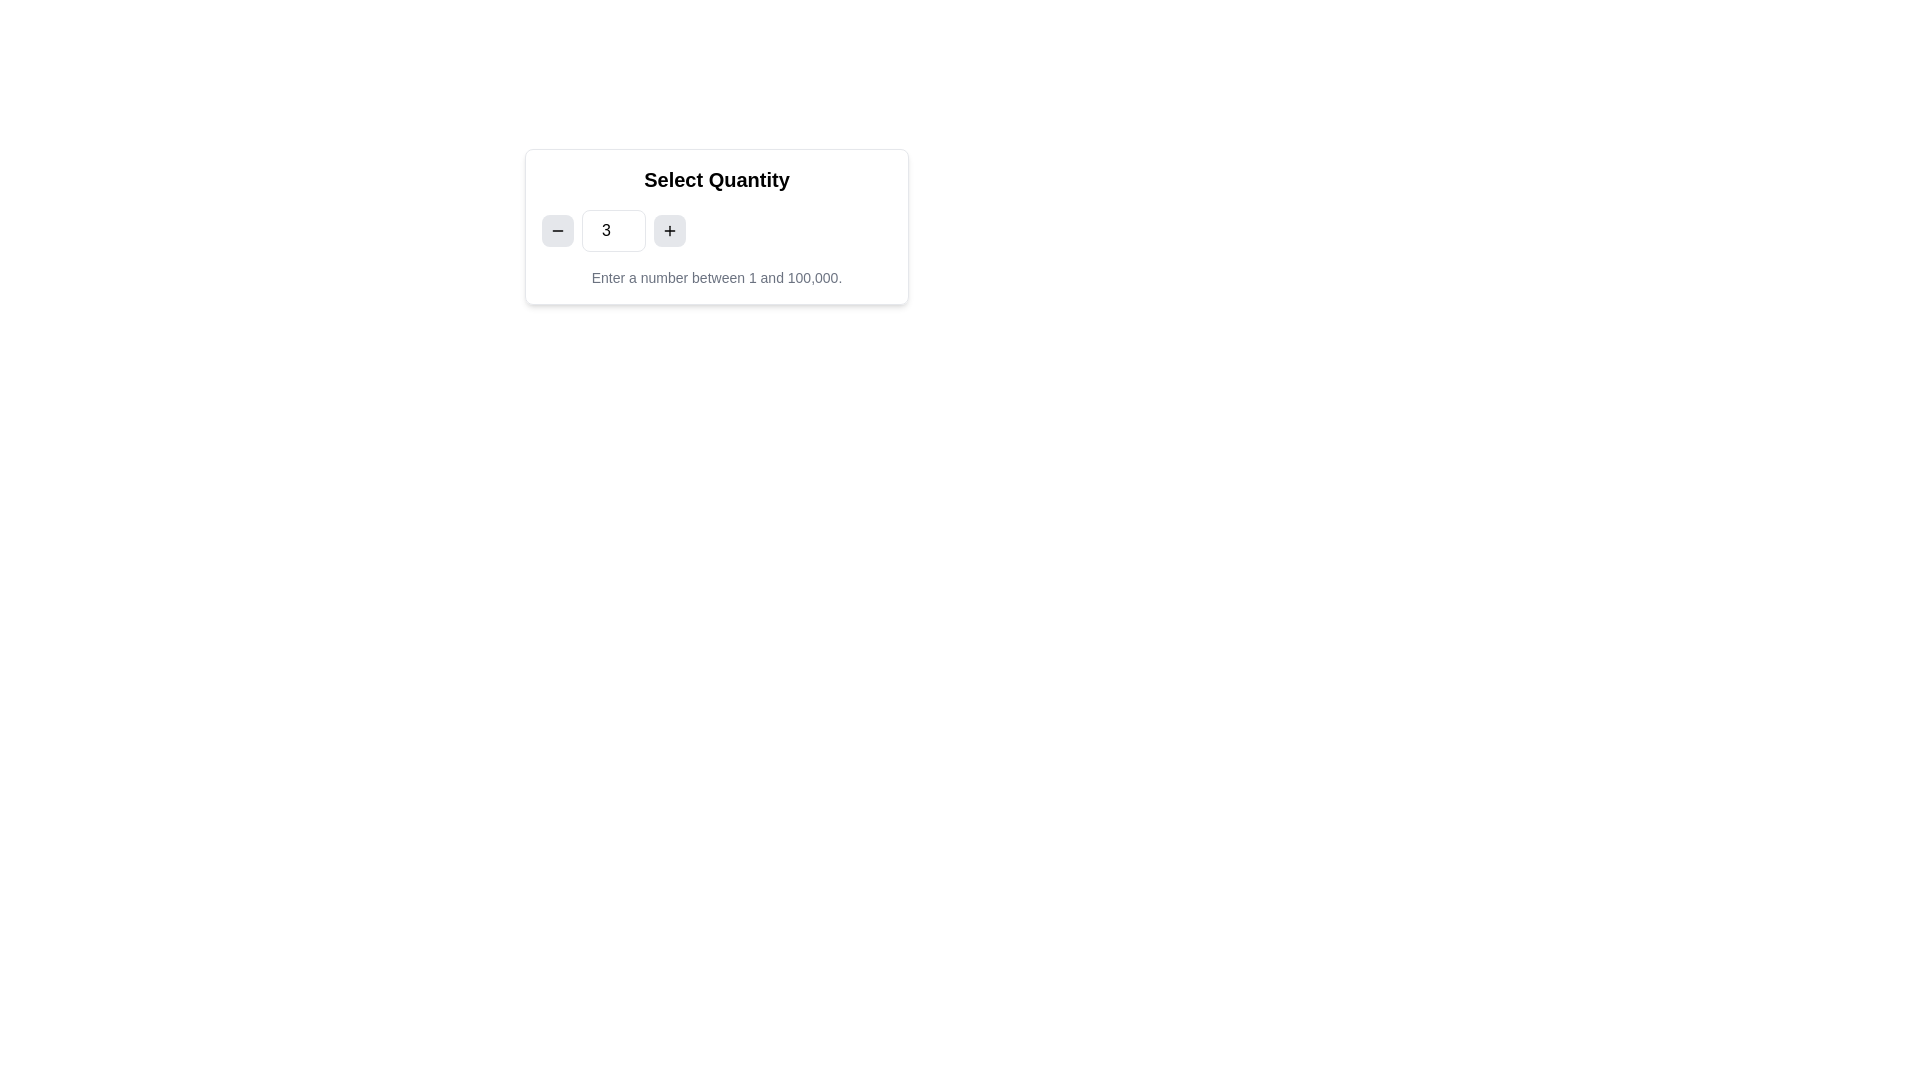 The width and height of the screenshot is (1920, 1080). I want to click on the decrease icon located within the button on the left side of the 'Select Quantity' section to provide visual feedback, so click(557, 230).